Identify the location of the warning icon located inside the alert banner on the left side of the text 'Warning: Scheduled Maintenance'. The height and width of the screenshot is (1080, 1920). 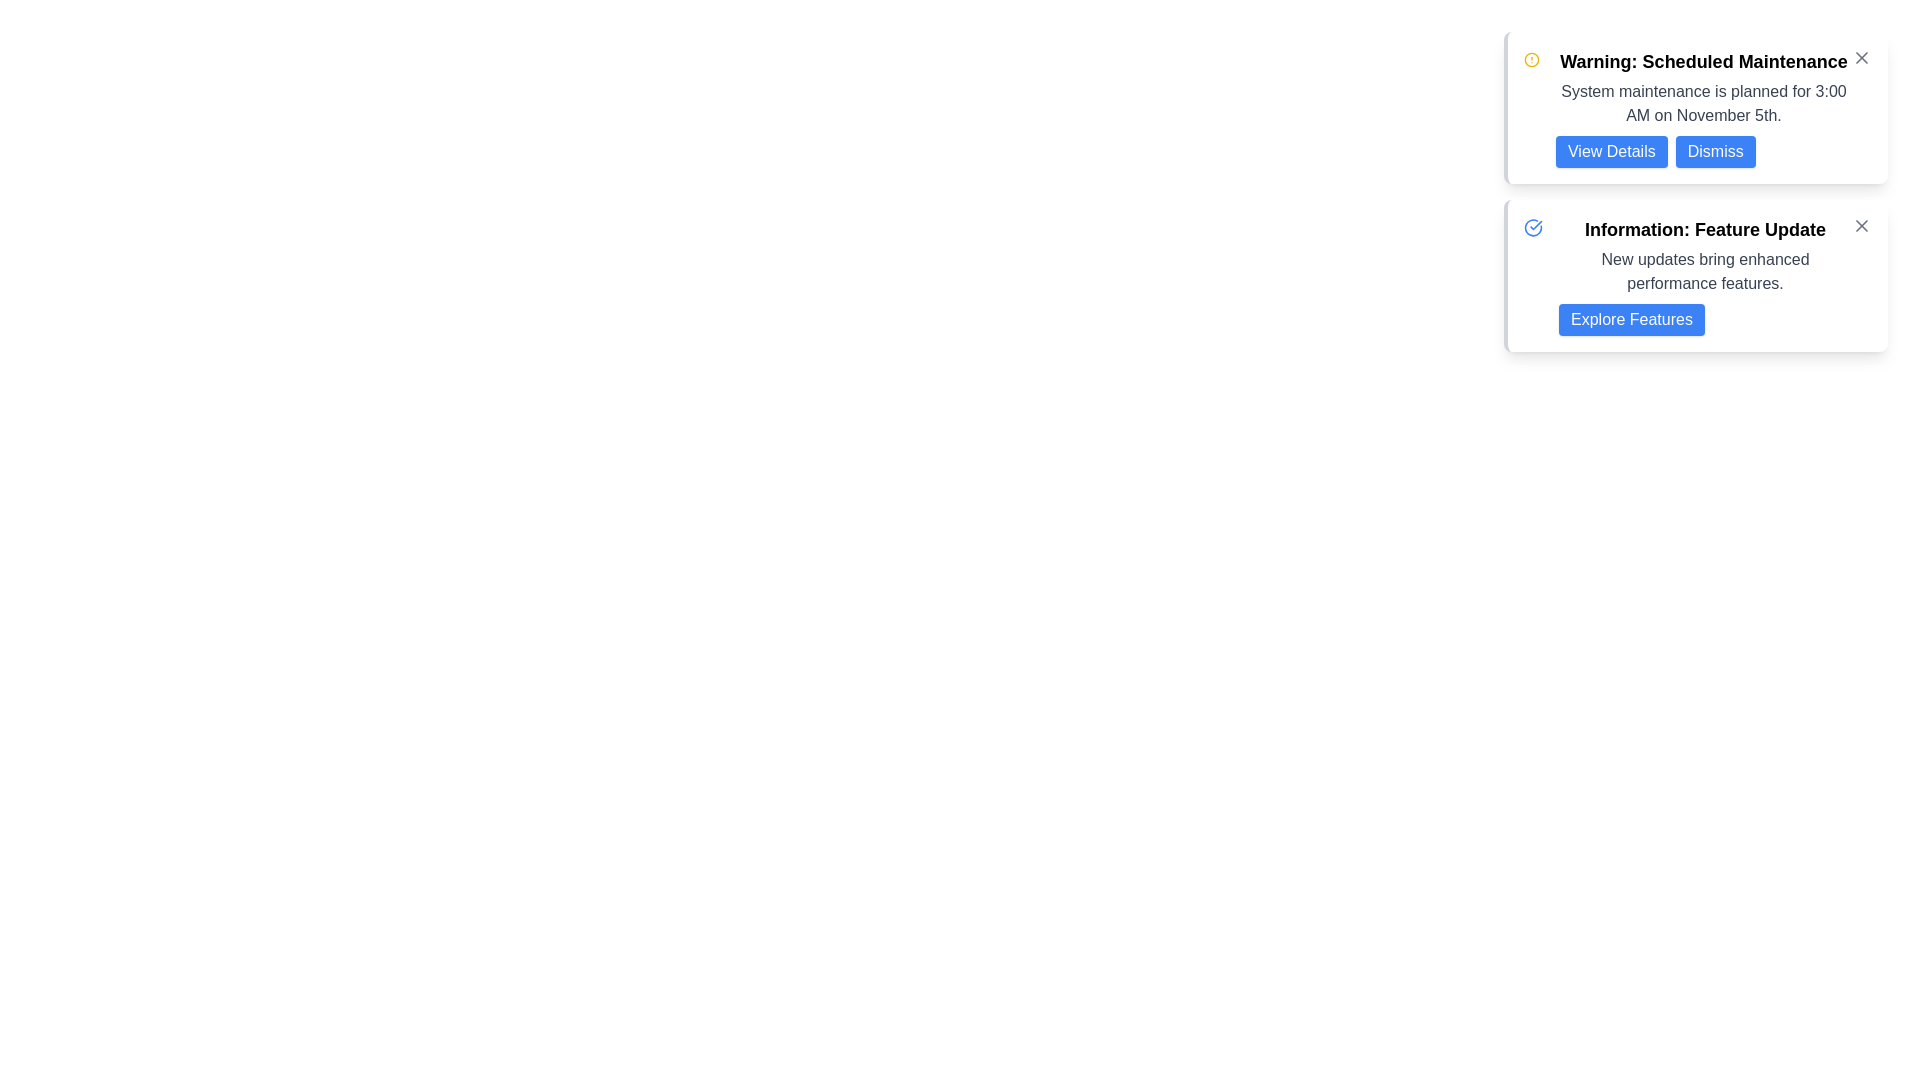
(1530, 59).